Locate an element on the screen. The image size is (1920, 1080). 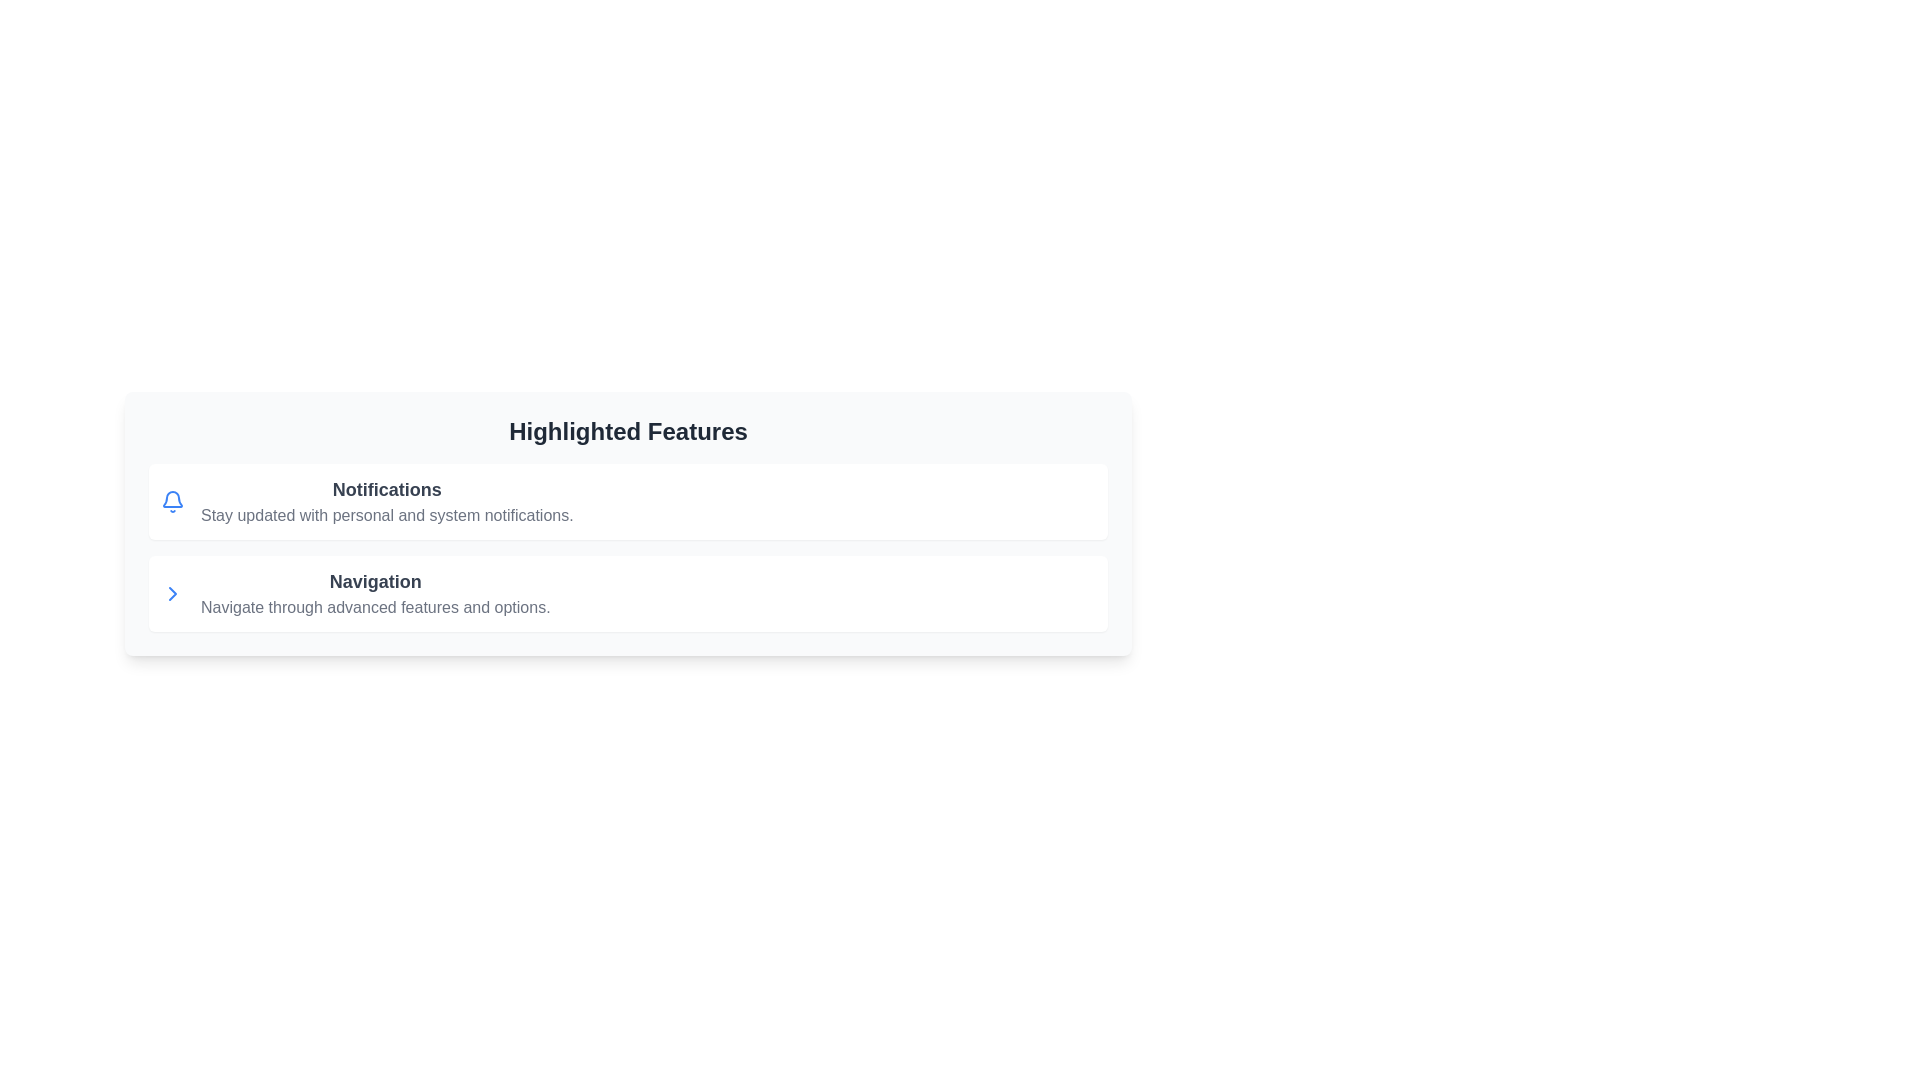
the notifications icon, which visually denotes the notifications section in the card-like layout is located at coordinates (172, 500).